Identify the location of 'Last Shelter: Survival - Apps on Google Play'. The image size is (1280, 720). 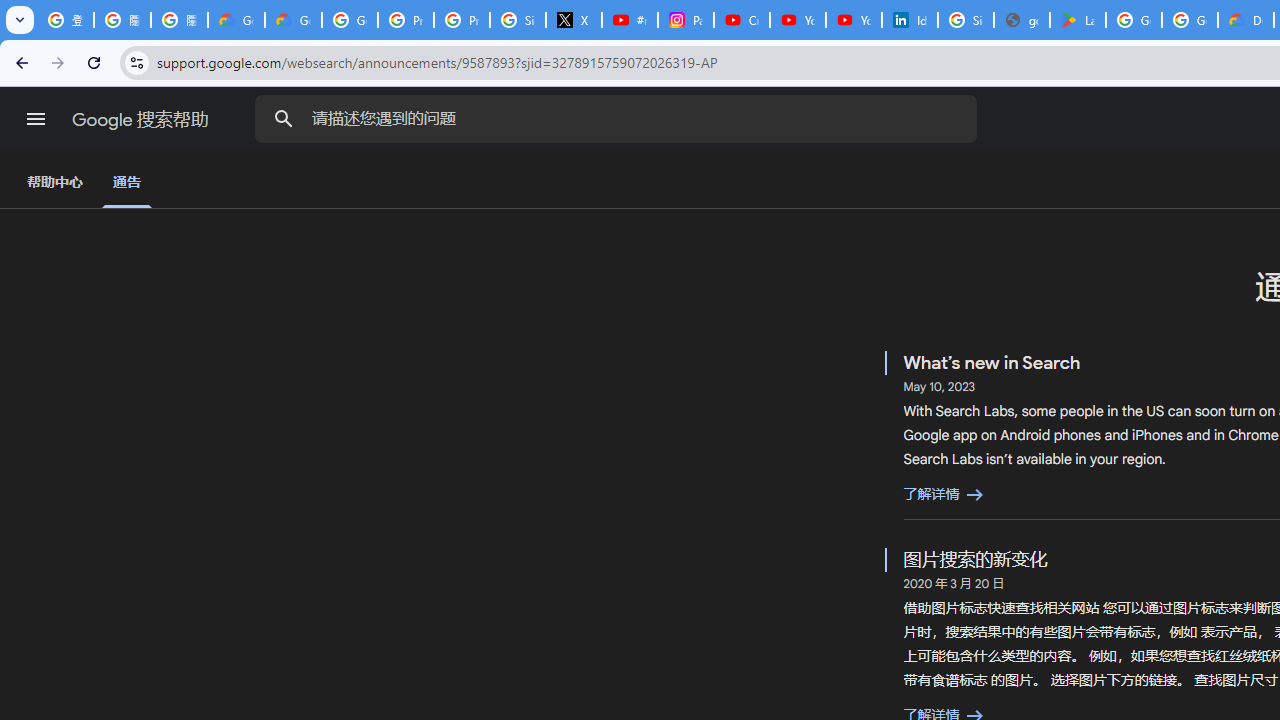
(1076, 20).